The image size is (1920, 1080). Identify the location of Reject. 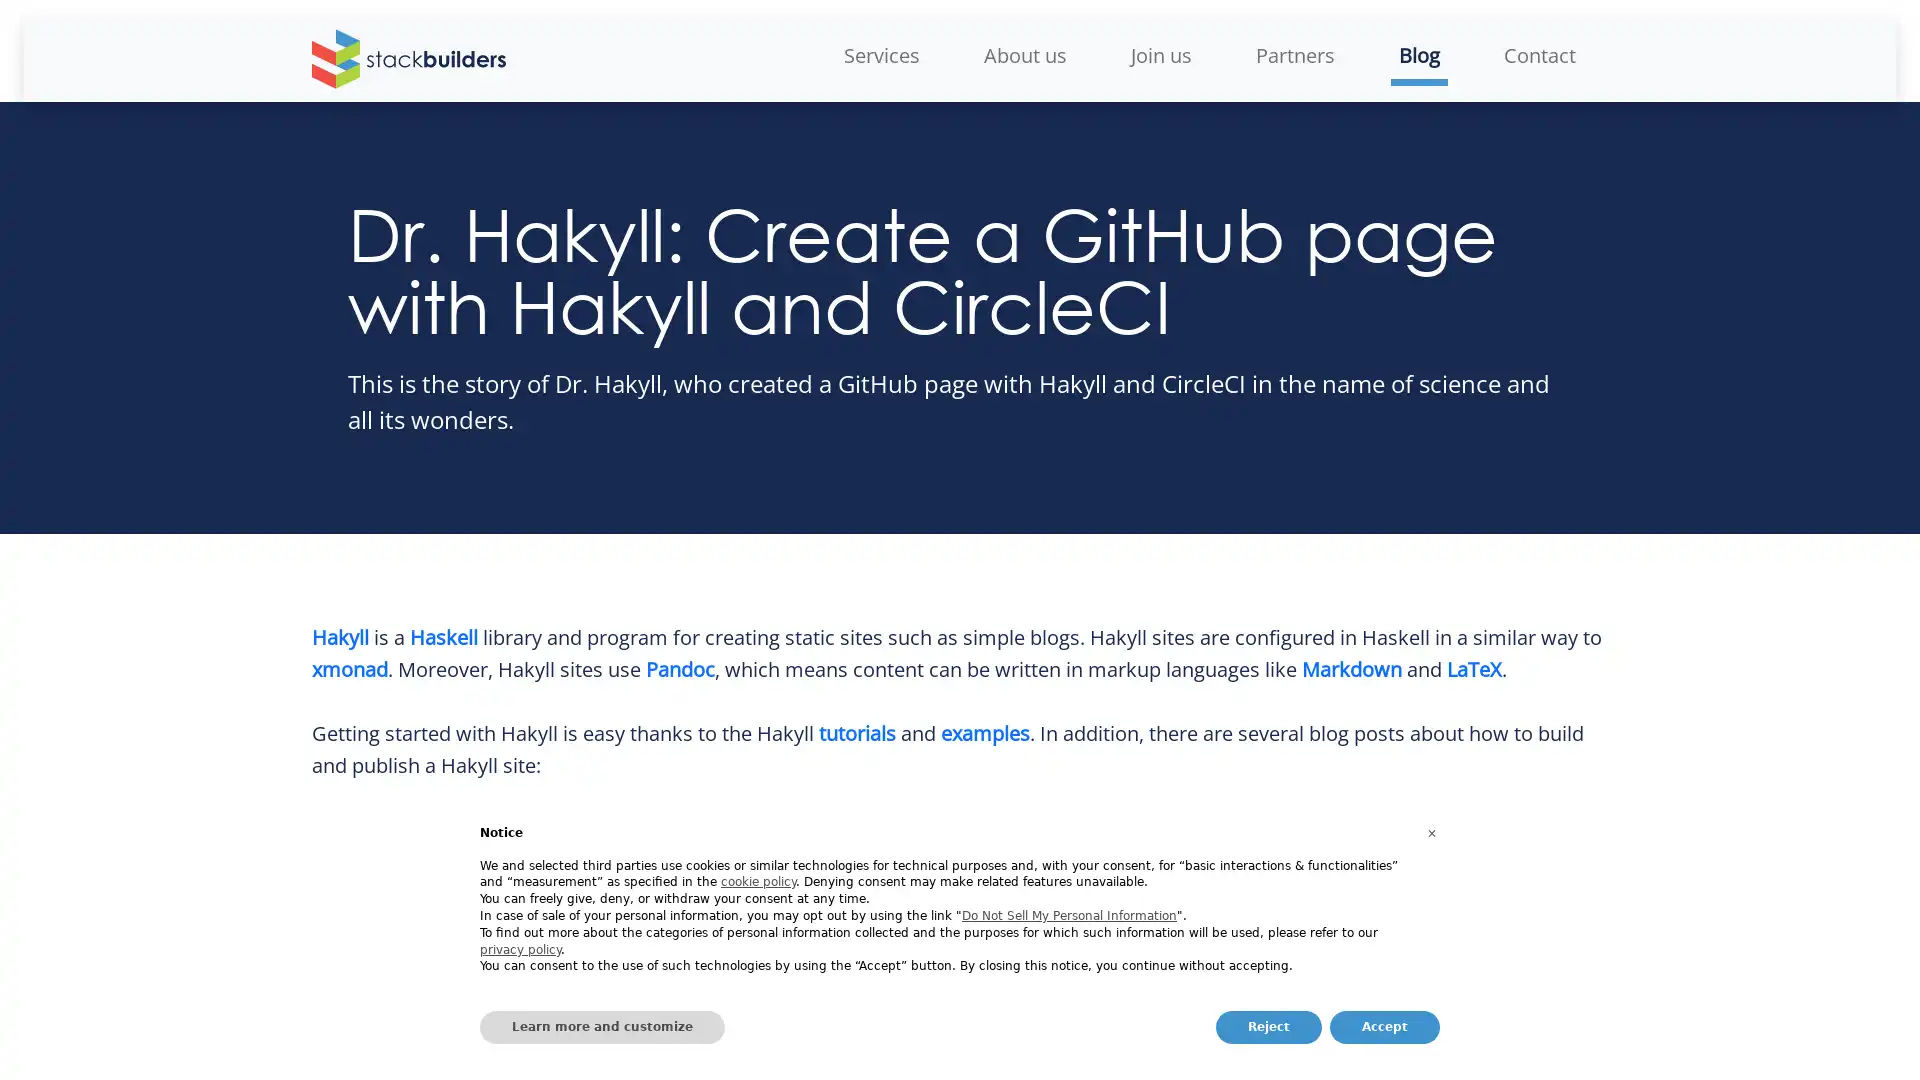
(1267, 1027).